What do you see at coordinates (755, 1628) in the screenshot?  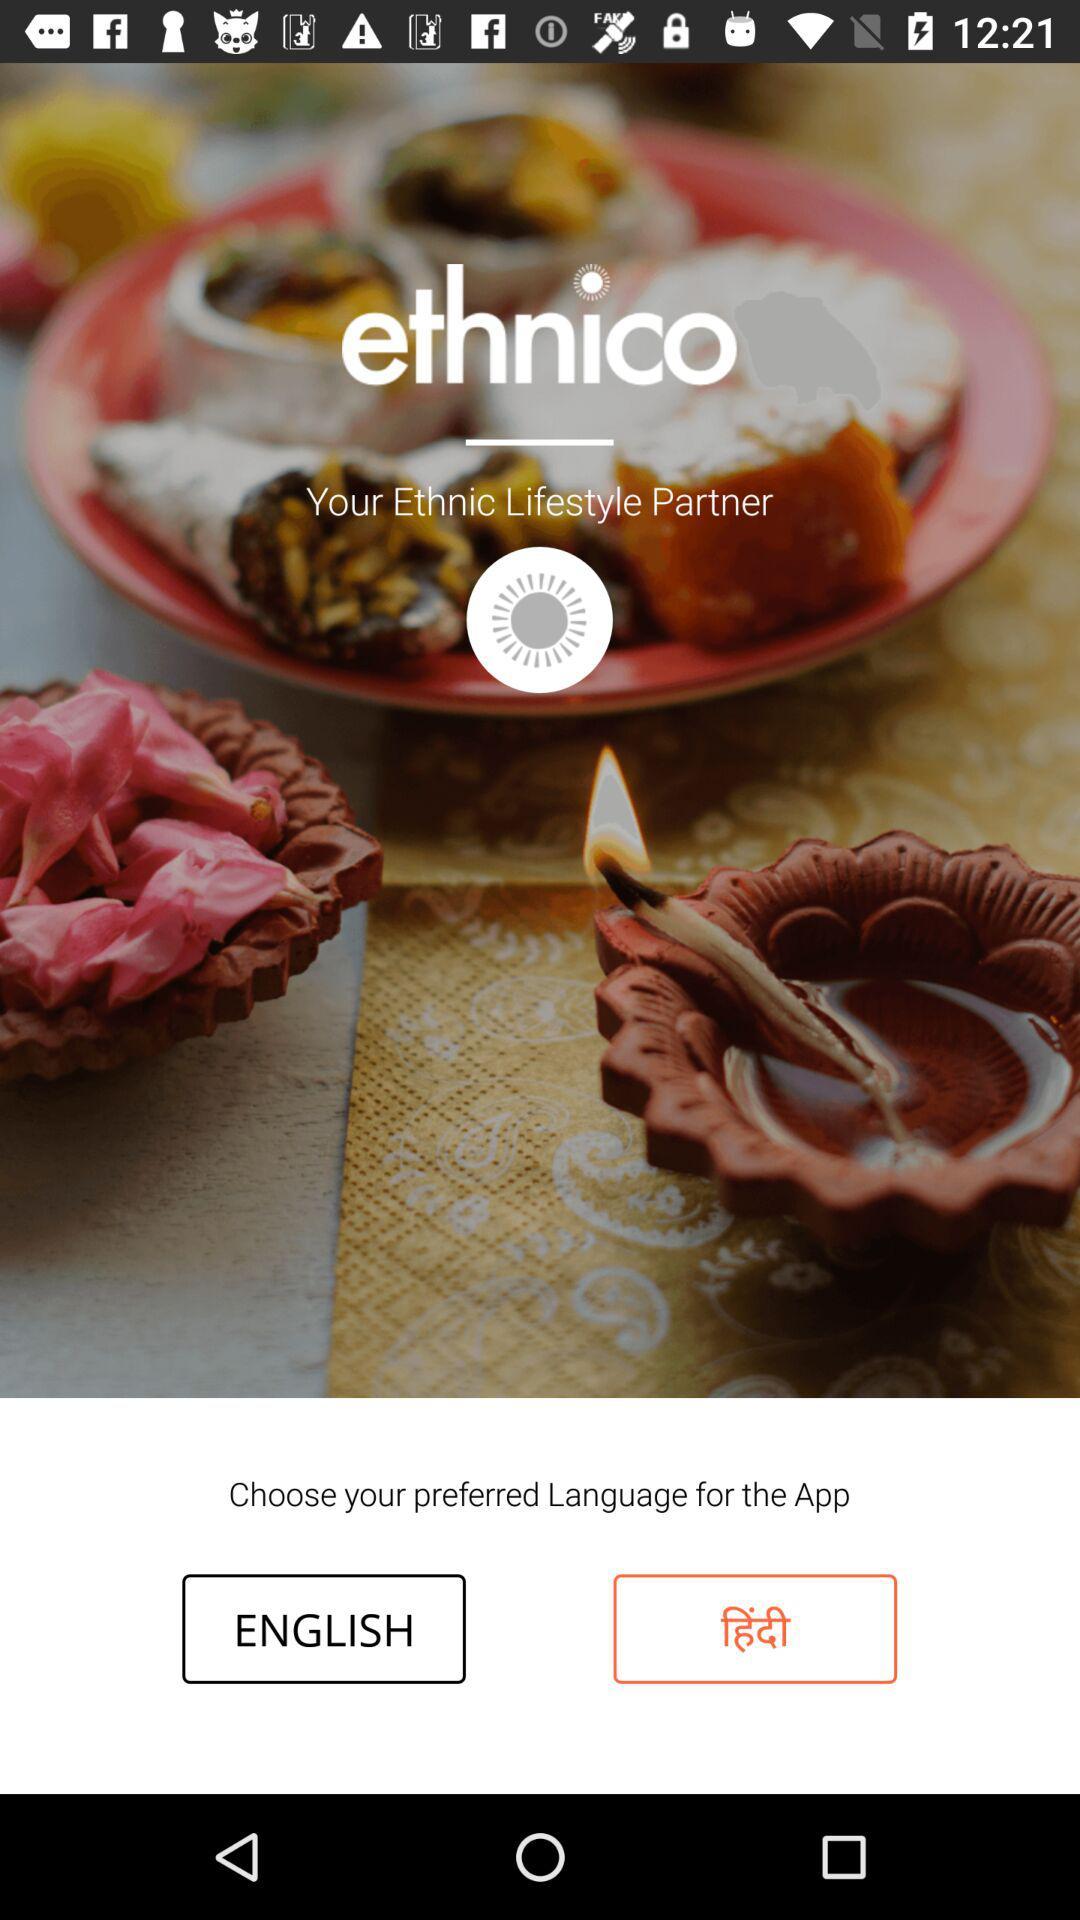 I see `item below choose your preferred icon` at bounding box center [755, 1628].